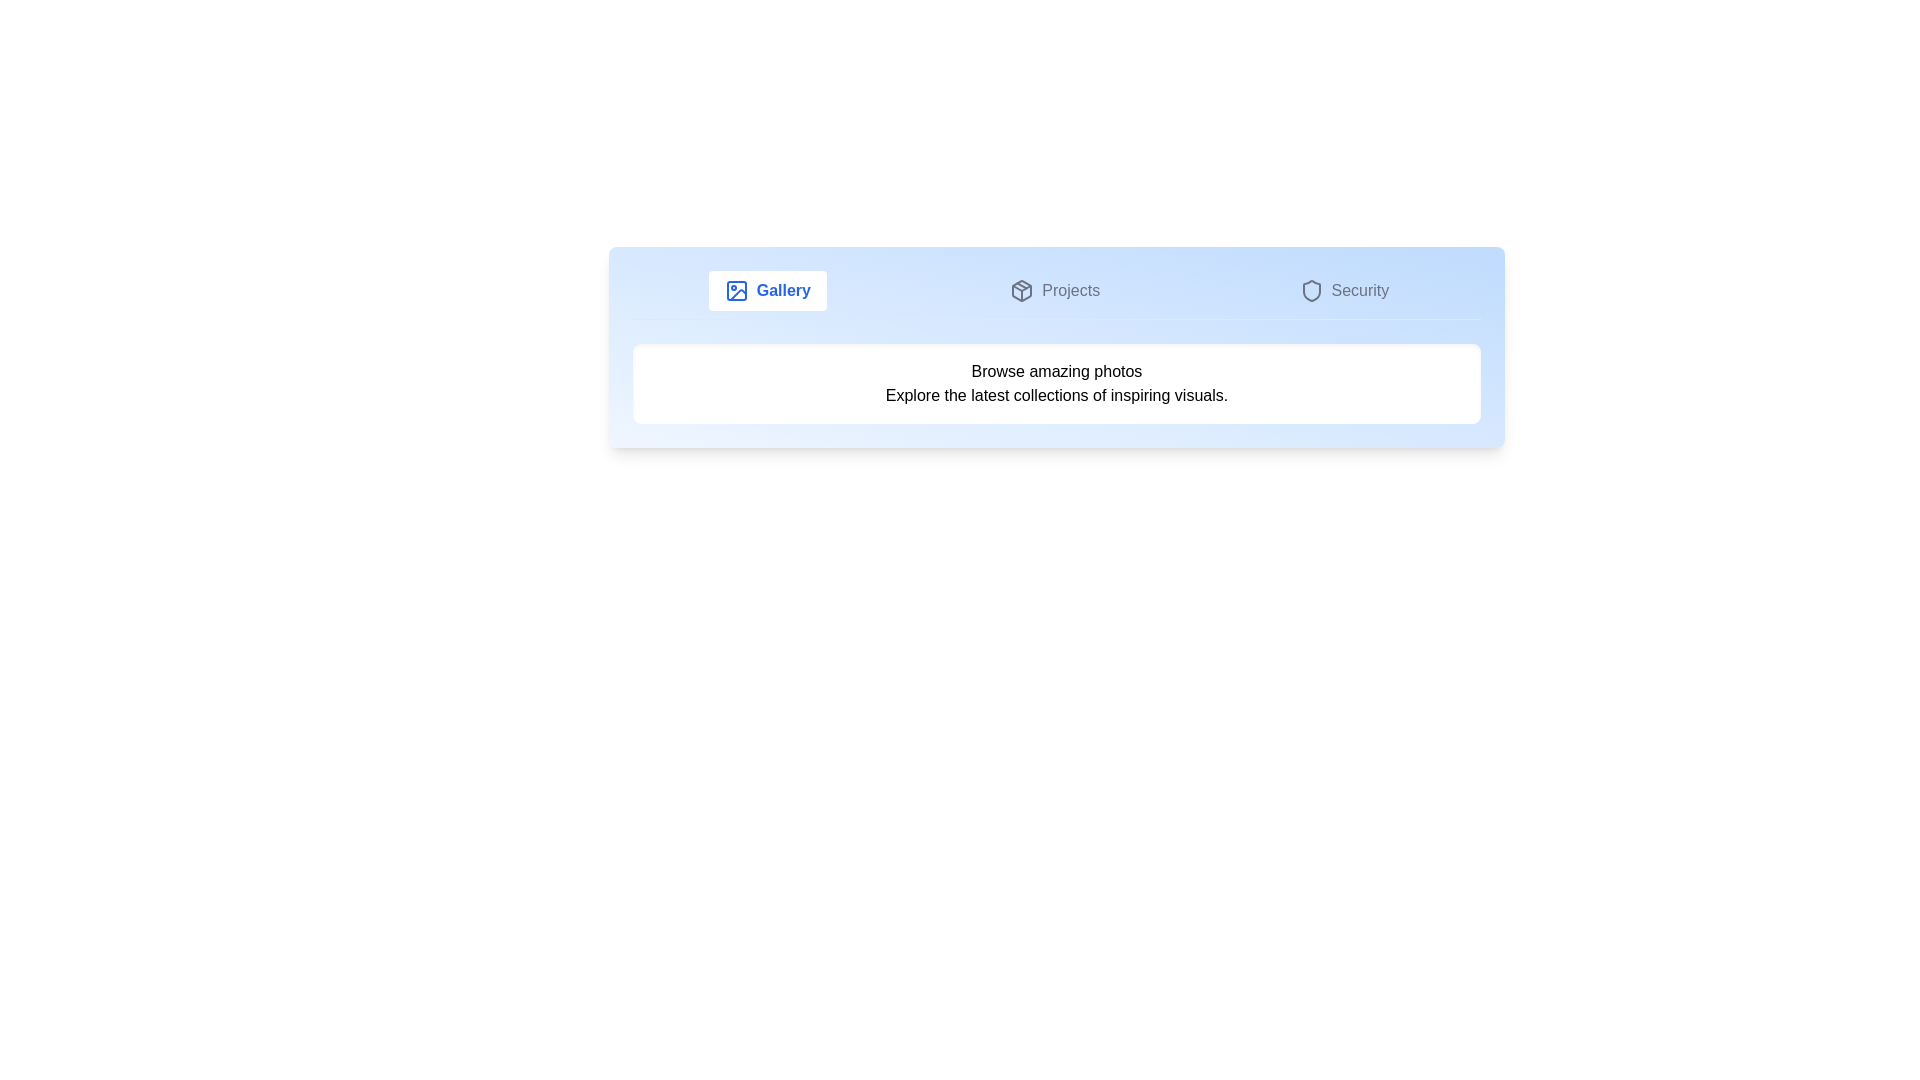 The width and height of the screenshot is (1920, 1080). What do you see at coordinates (766, 290) in the screenshot?
I see `the Gallery tab by clicking its respective button` at bounding box center [766, 290].